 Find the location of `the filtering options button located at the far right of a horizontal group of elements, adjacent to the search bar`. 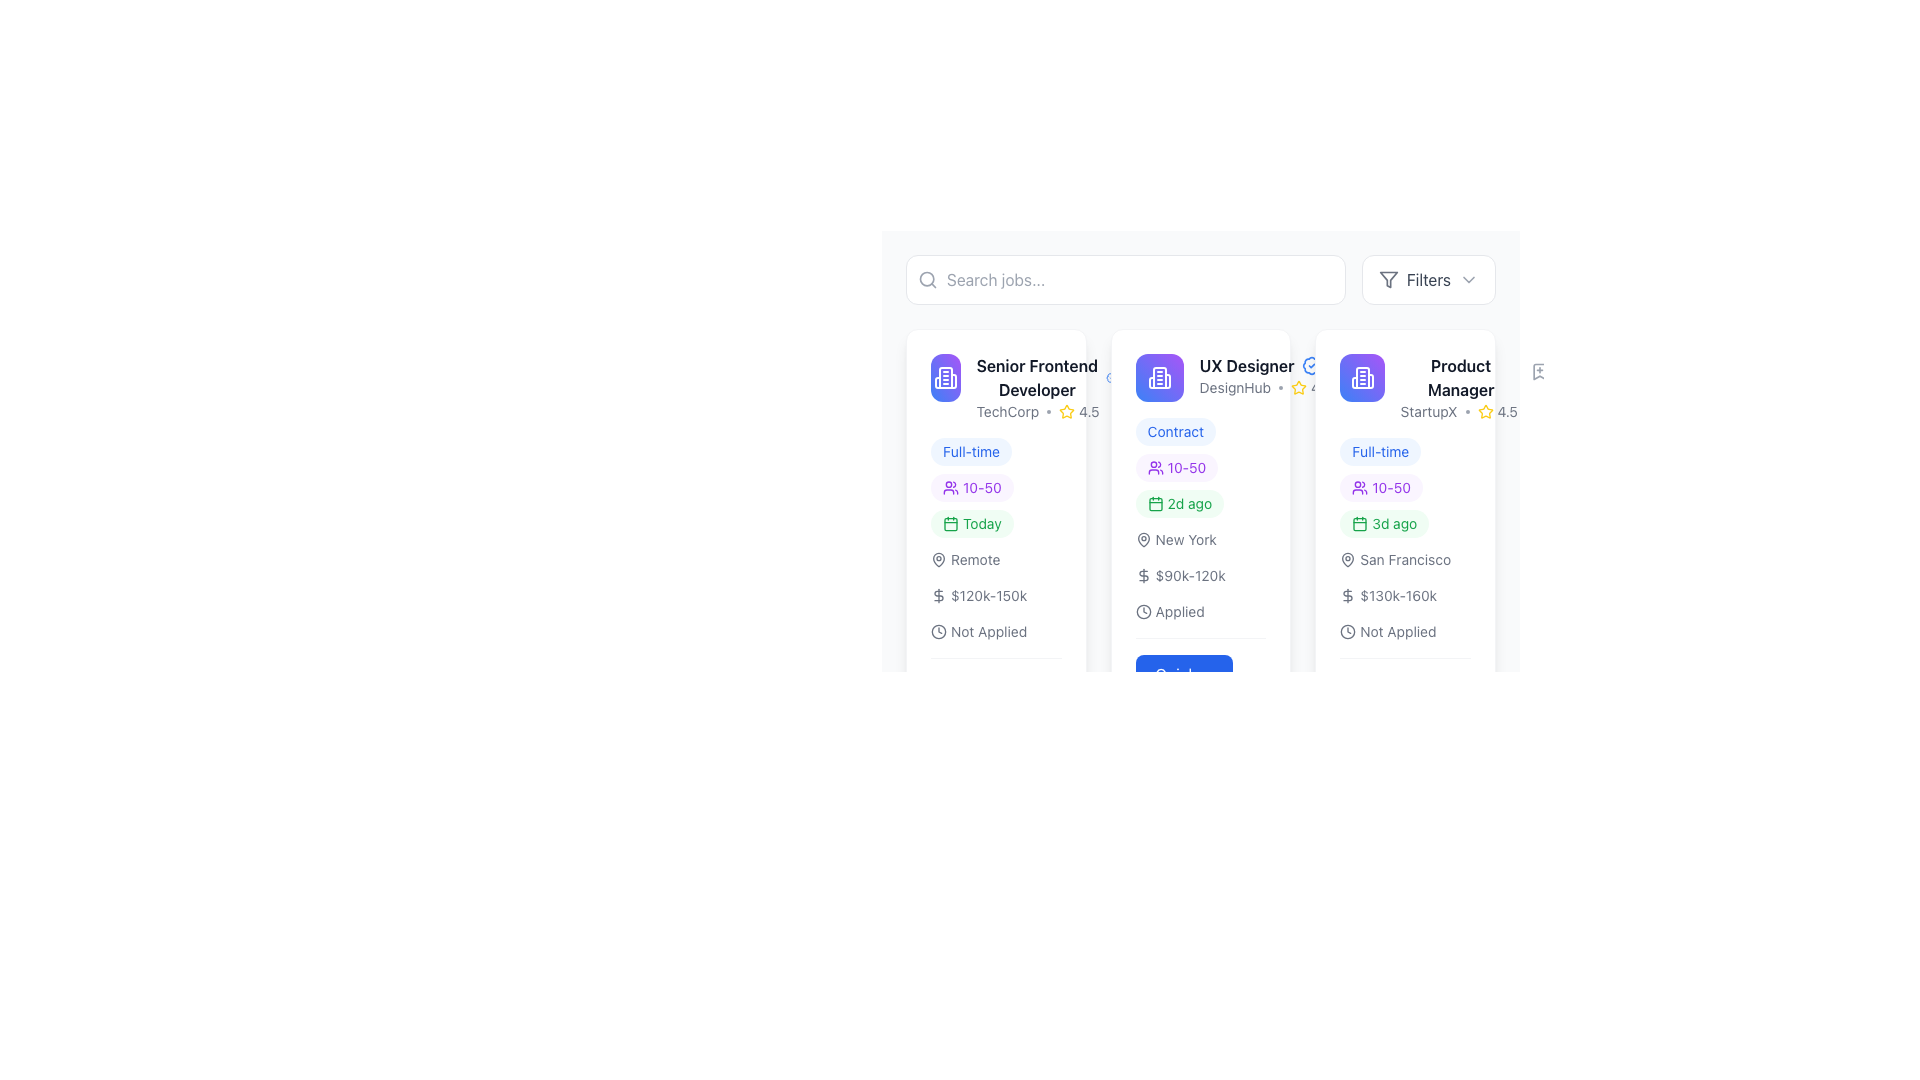

the filtering options button located at the far right of a horizontal group of elements, adjacent to the search bar is located at coordinates (1427, 280).